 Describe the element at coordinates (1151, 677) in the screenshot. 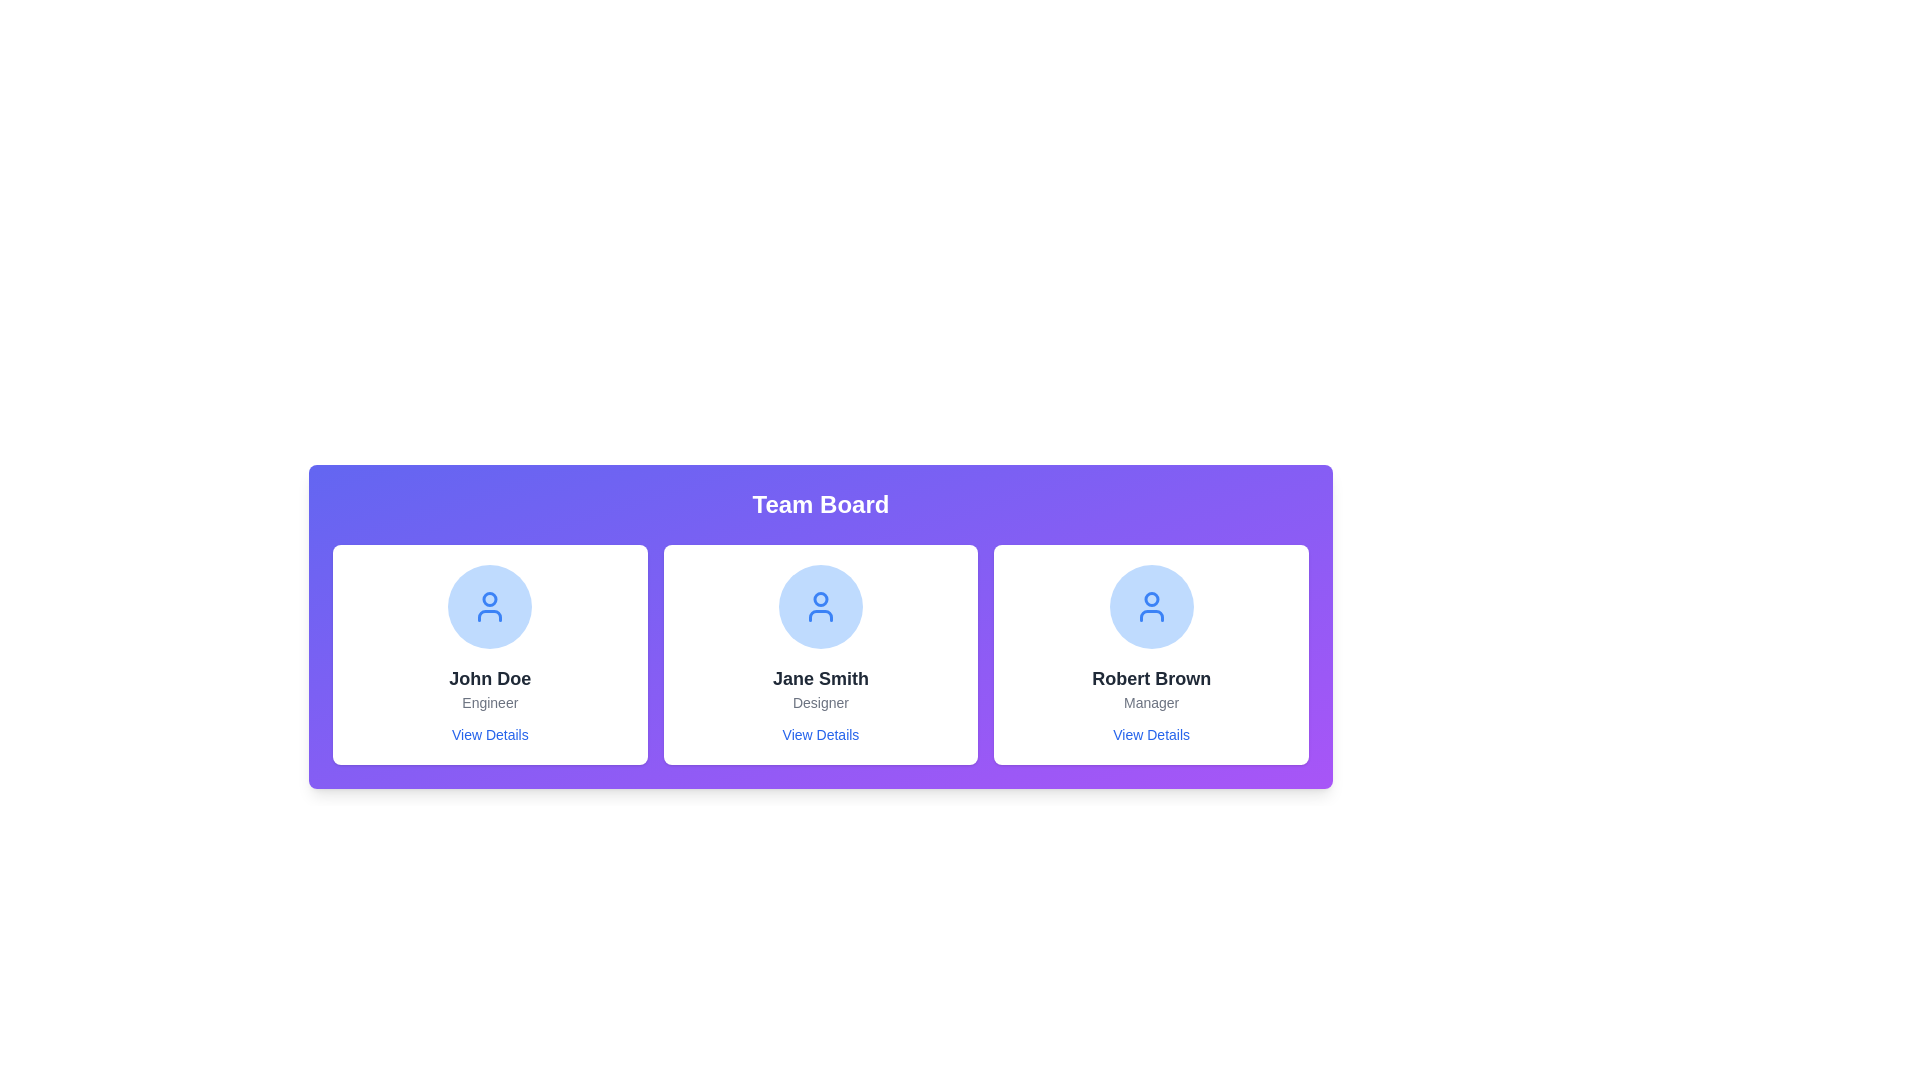

I see `the label displaying the name 'Robert Brown', located beneath the circular avatar icon and above the designation label 'Manager'` at that location.